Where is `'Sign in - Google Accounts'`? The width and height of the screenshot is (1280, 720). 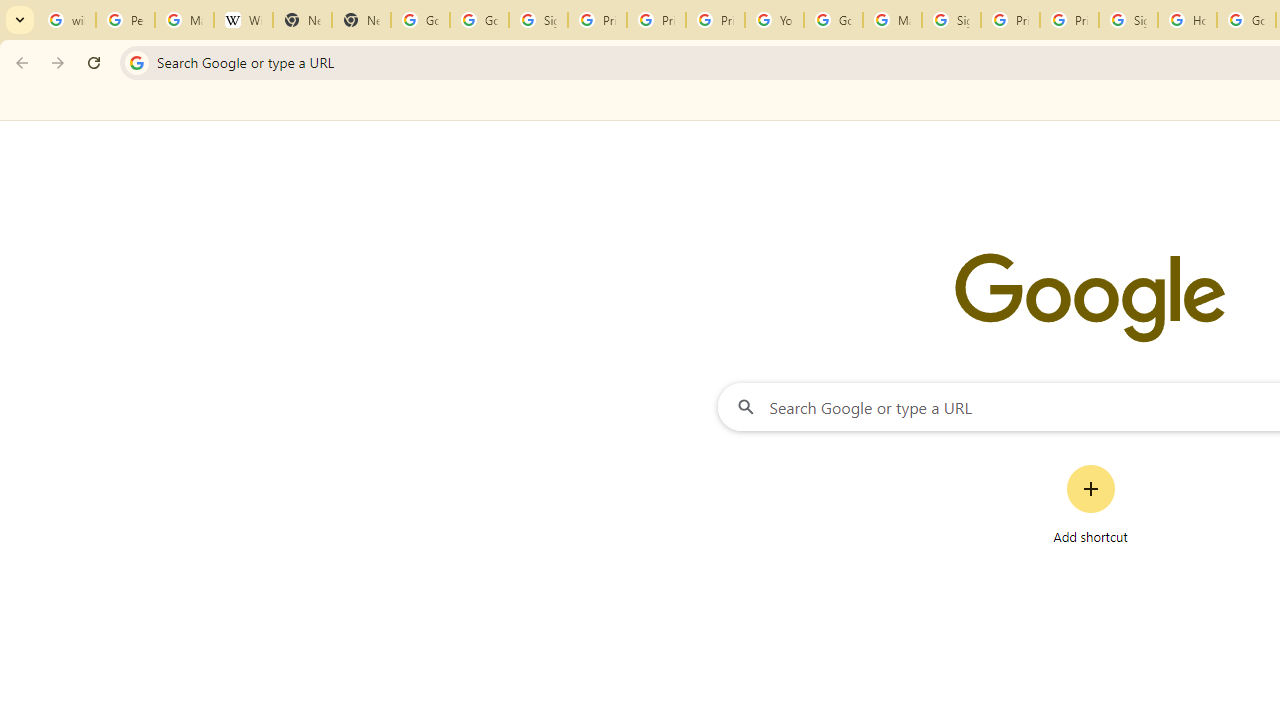
'Sign in - Google Accounts' is located at coordinates (1128, 20).